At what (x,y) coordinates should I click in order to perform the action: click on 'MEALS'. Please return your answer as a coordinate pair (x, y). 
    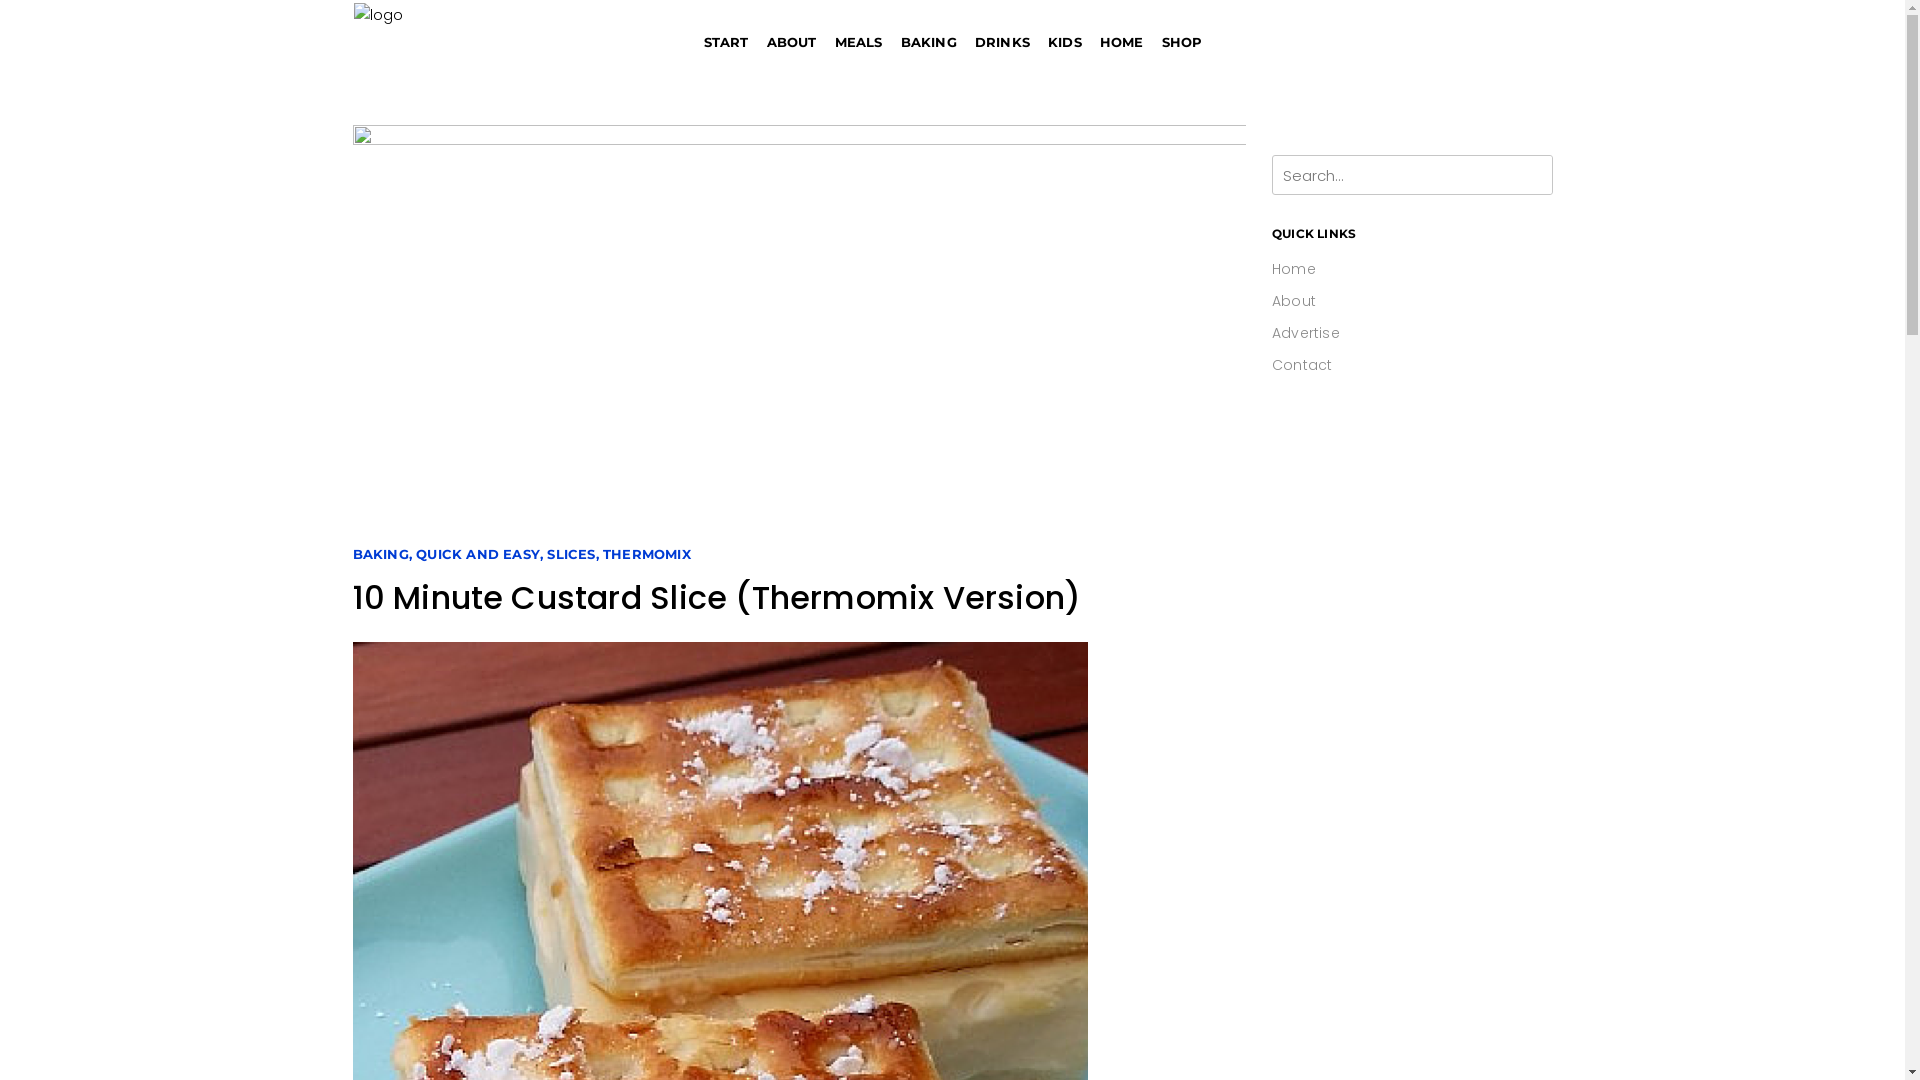
    Looking at the image, I should click on (859, 42).